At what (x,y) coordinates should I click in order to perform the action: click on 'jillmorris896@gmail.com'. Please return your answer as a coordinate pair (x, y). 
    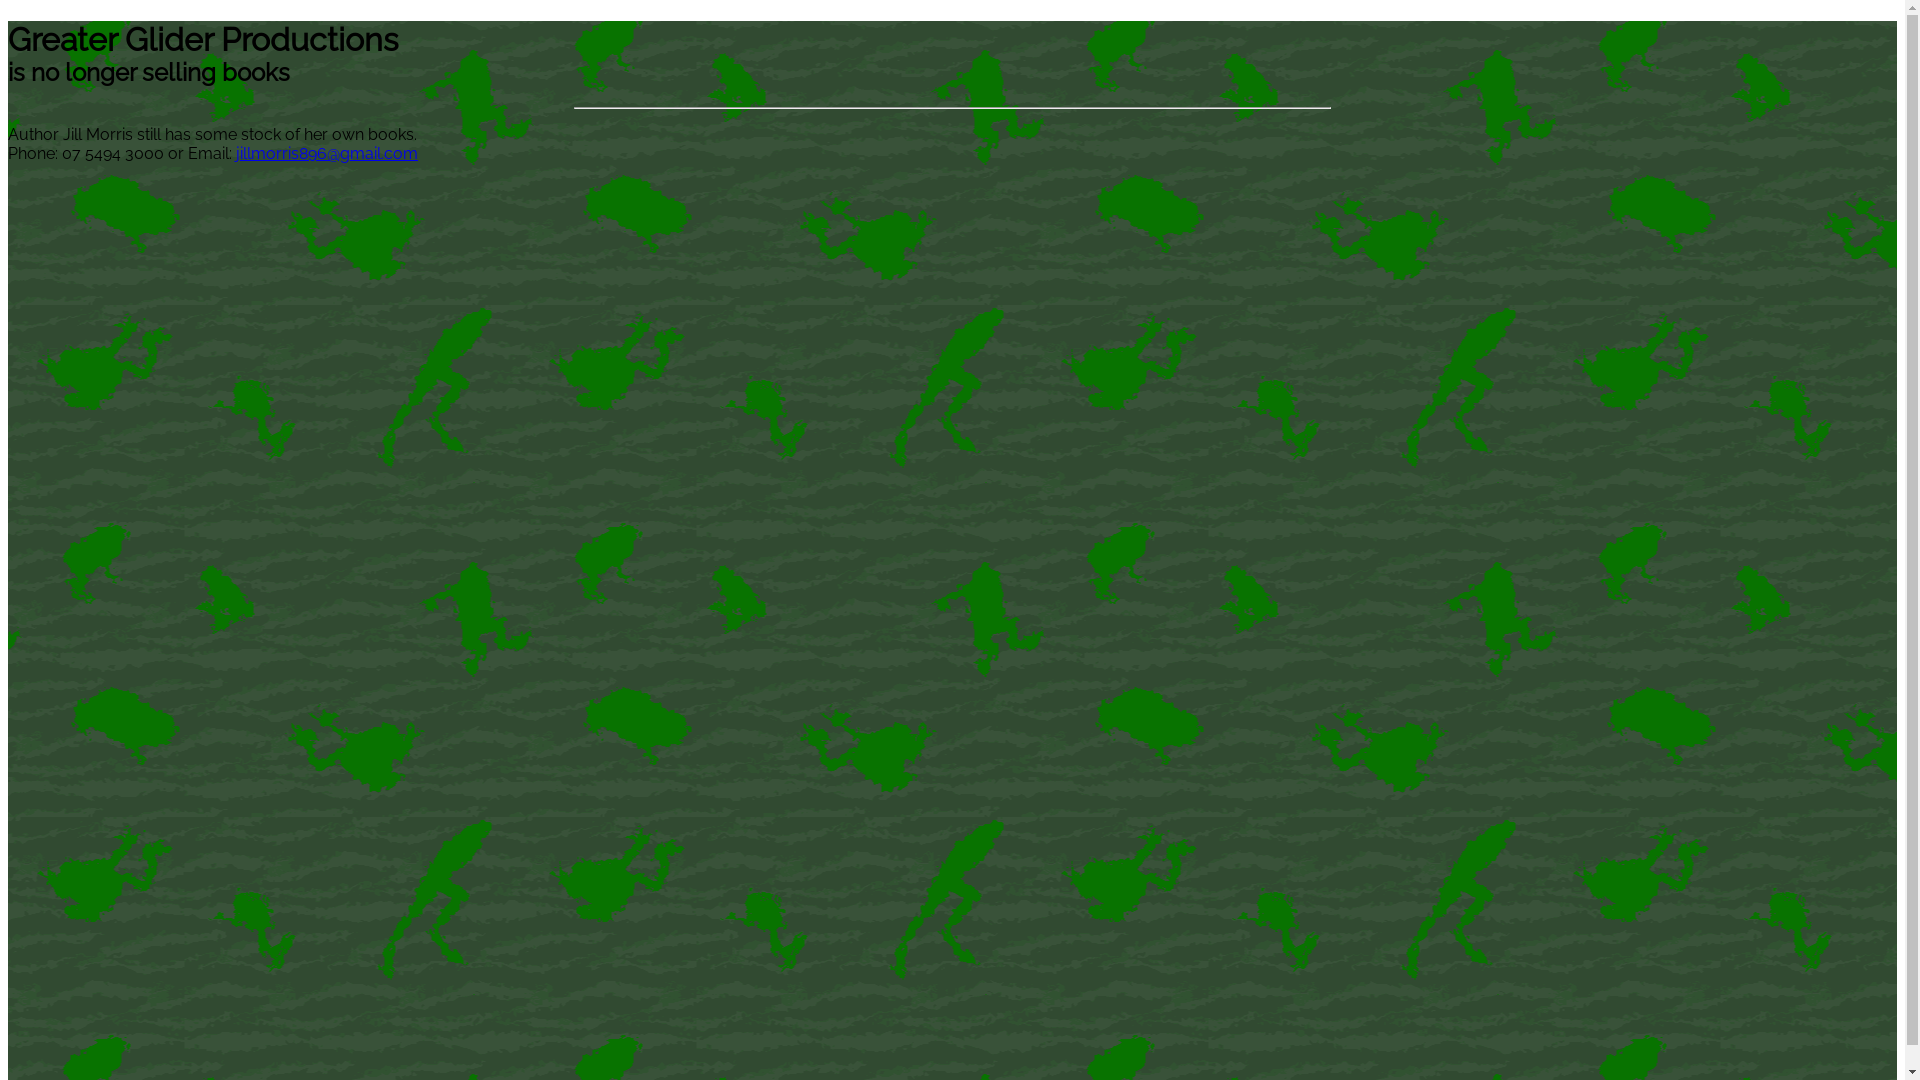
    Looking at the image, I should click on (326, 152).